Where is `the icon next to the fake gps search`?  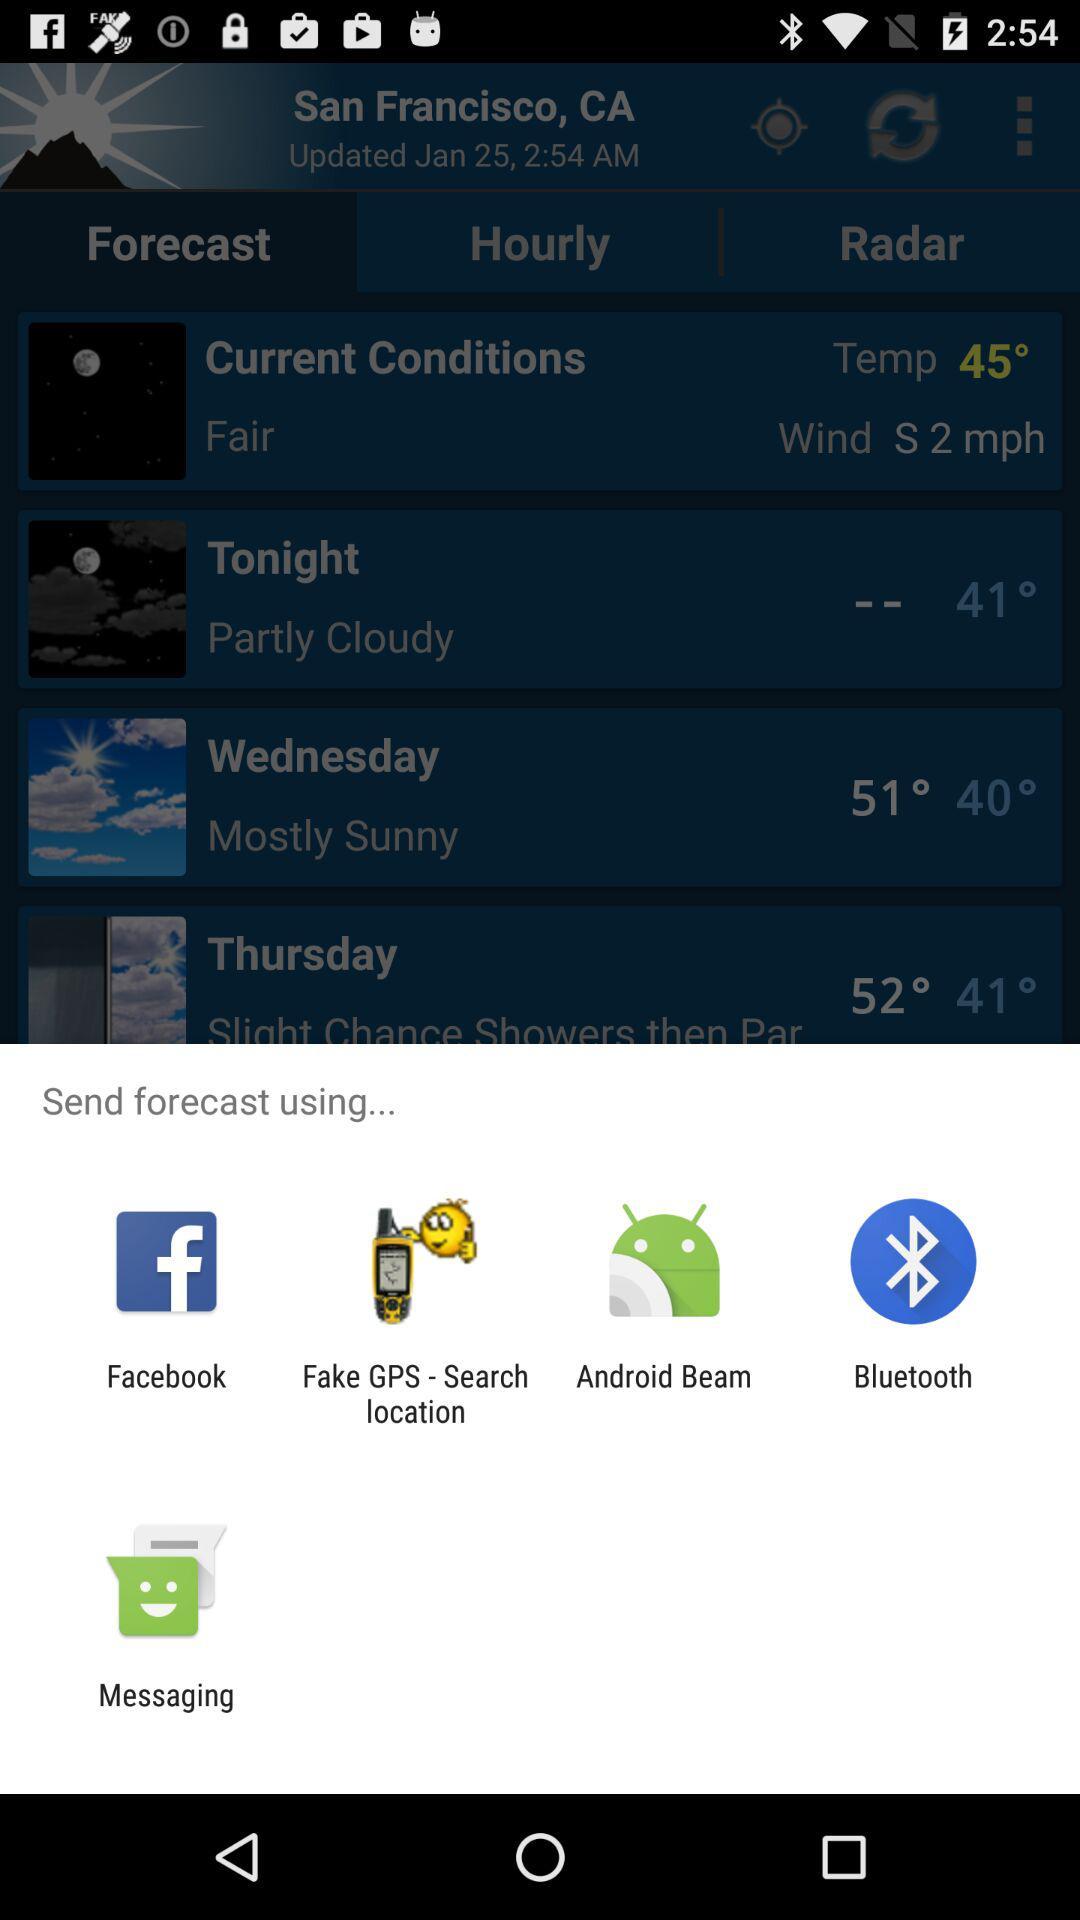 the icon next to the fake gps search is located at coordinates (165, 1392).